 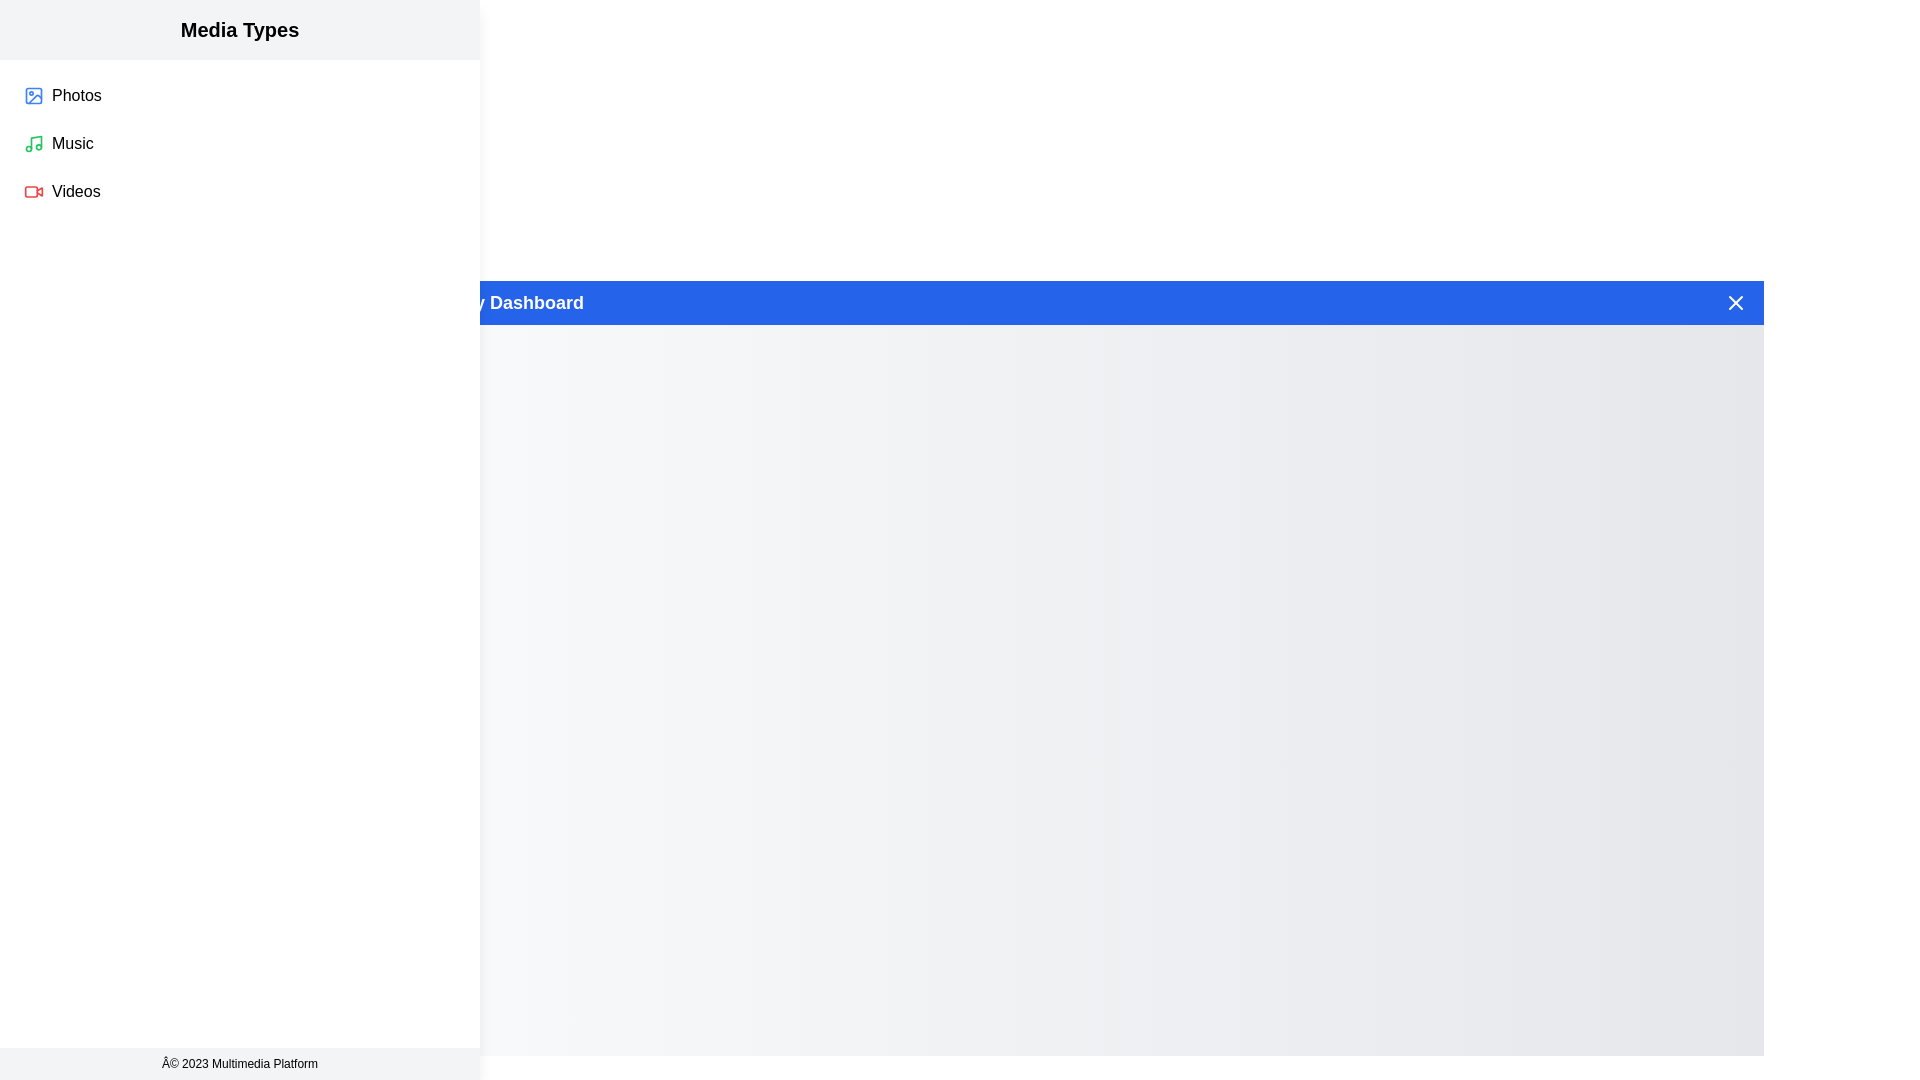 I want to click on the music note icon within the 'Music' entry in the 'Media Types' section, which is styled with green accents, so click(x=36, y=141).